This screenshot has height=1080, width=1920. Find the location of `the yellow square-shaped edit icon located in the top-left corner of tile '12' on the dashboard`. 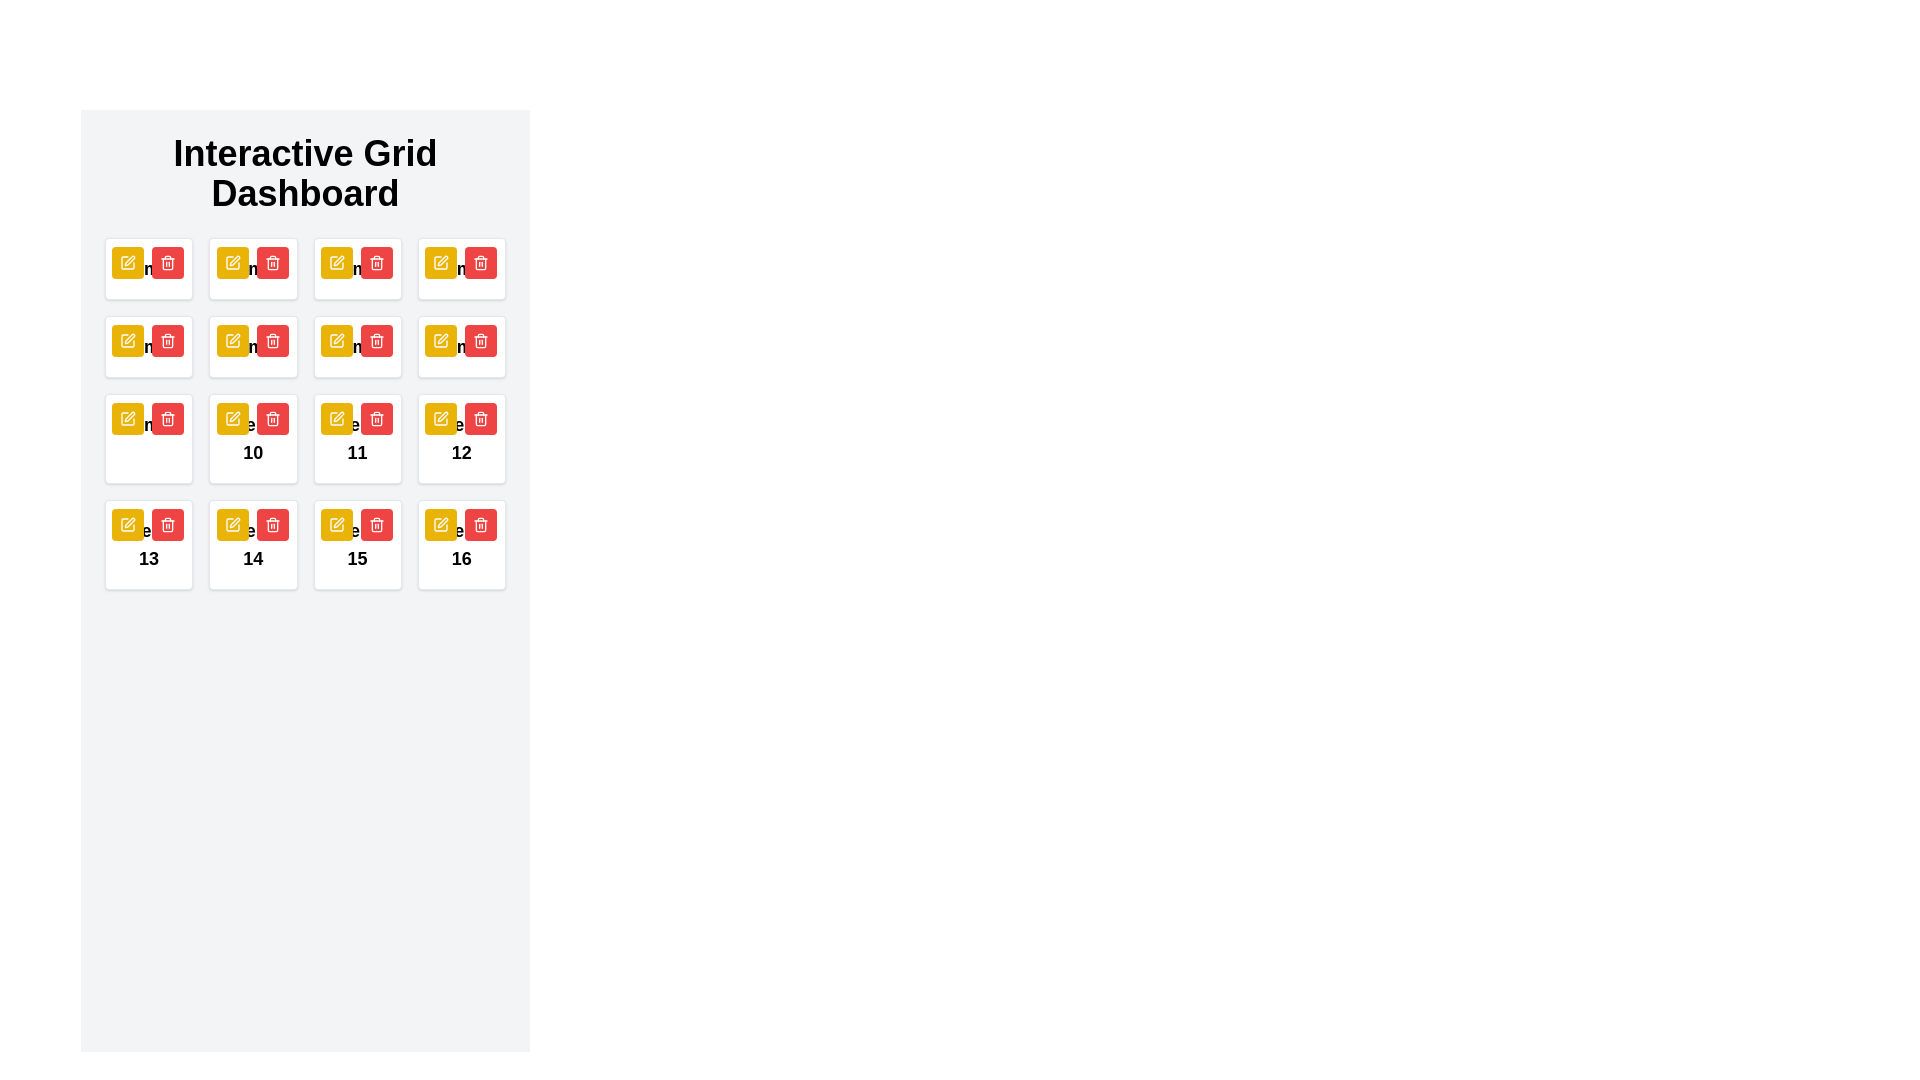

the yellow square-shaped edit icon located in the top-left corner of tile '12' on the dashboard is located at coordinates (440, 418).